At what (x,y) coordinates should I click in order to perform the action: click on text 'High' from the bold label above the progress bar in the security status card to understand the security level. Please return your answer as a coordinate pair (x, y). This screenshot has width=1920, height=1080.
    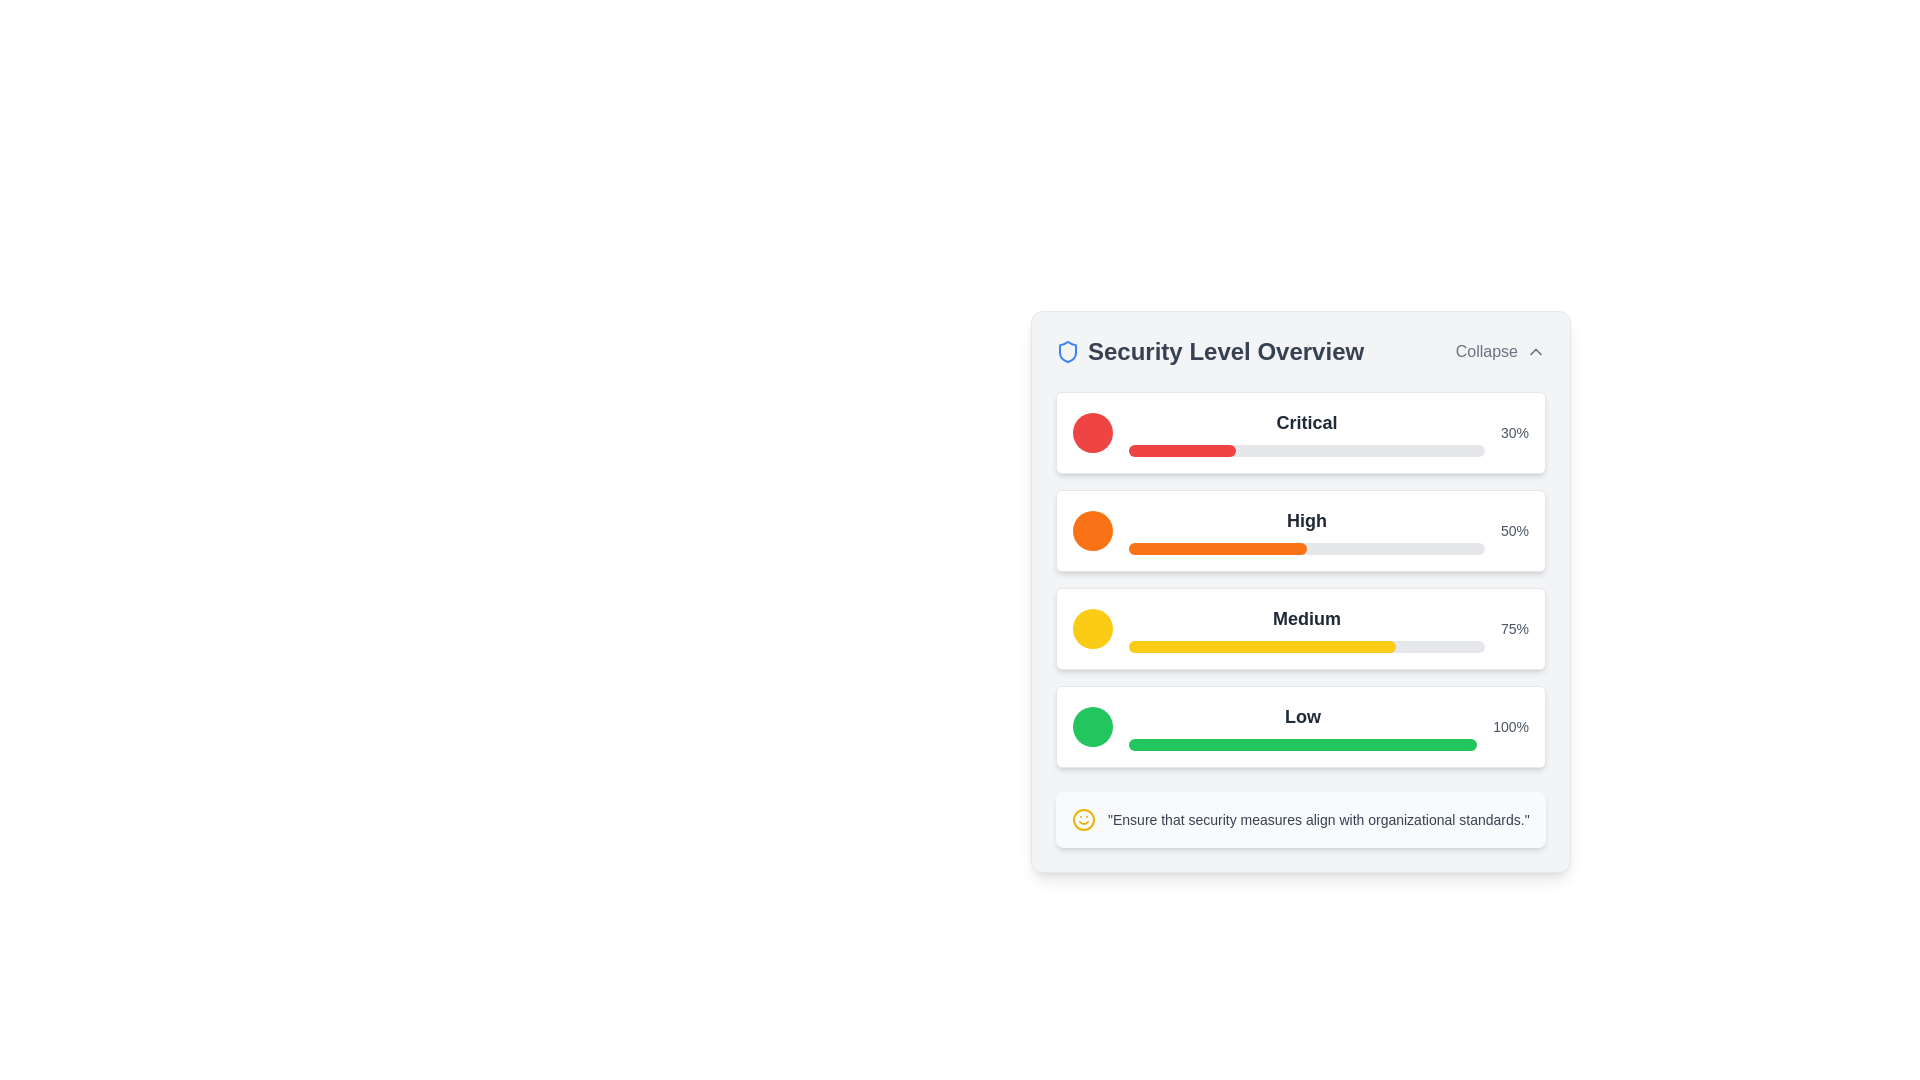
    Looking at the image, I should click on (1306, 530).